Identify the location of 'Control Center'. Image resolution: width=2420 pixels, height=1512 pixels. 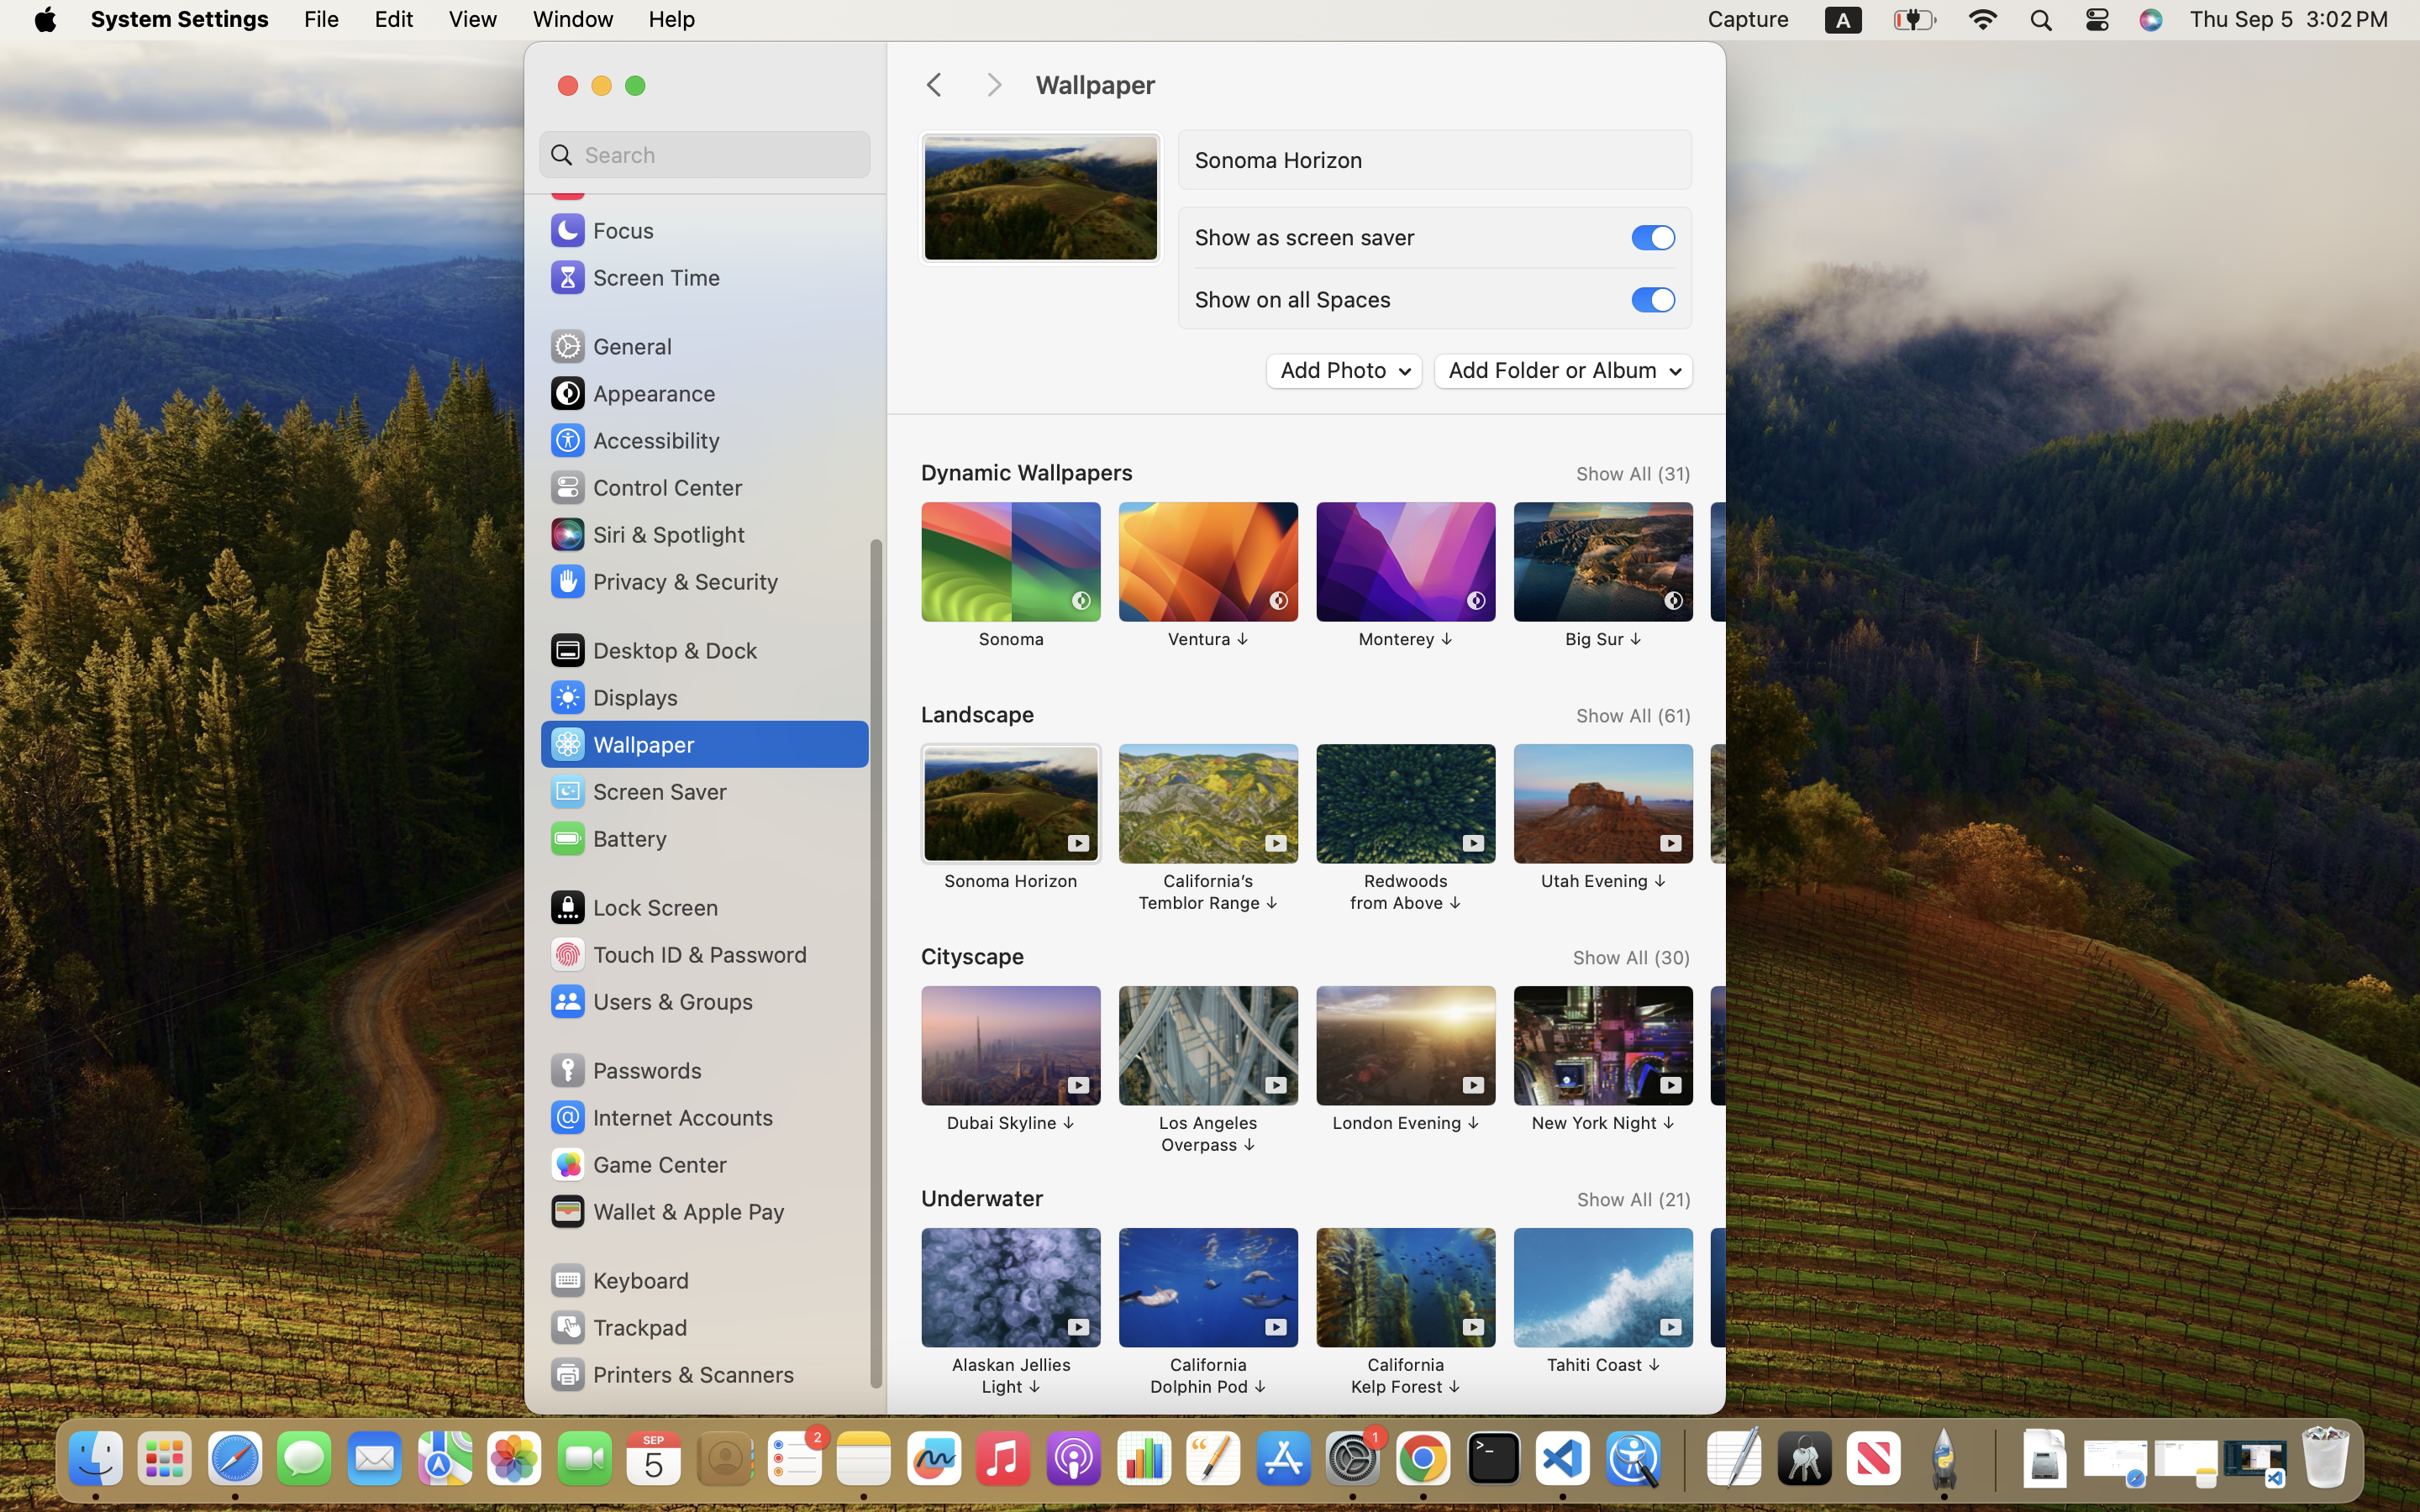
(644, 486).